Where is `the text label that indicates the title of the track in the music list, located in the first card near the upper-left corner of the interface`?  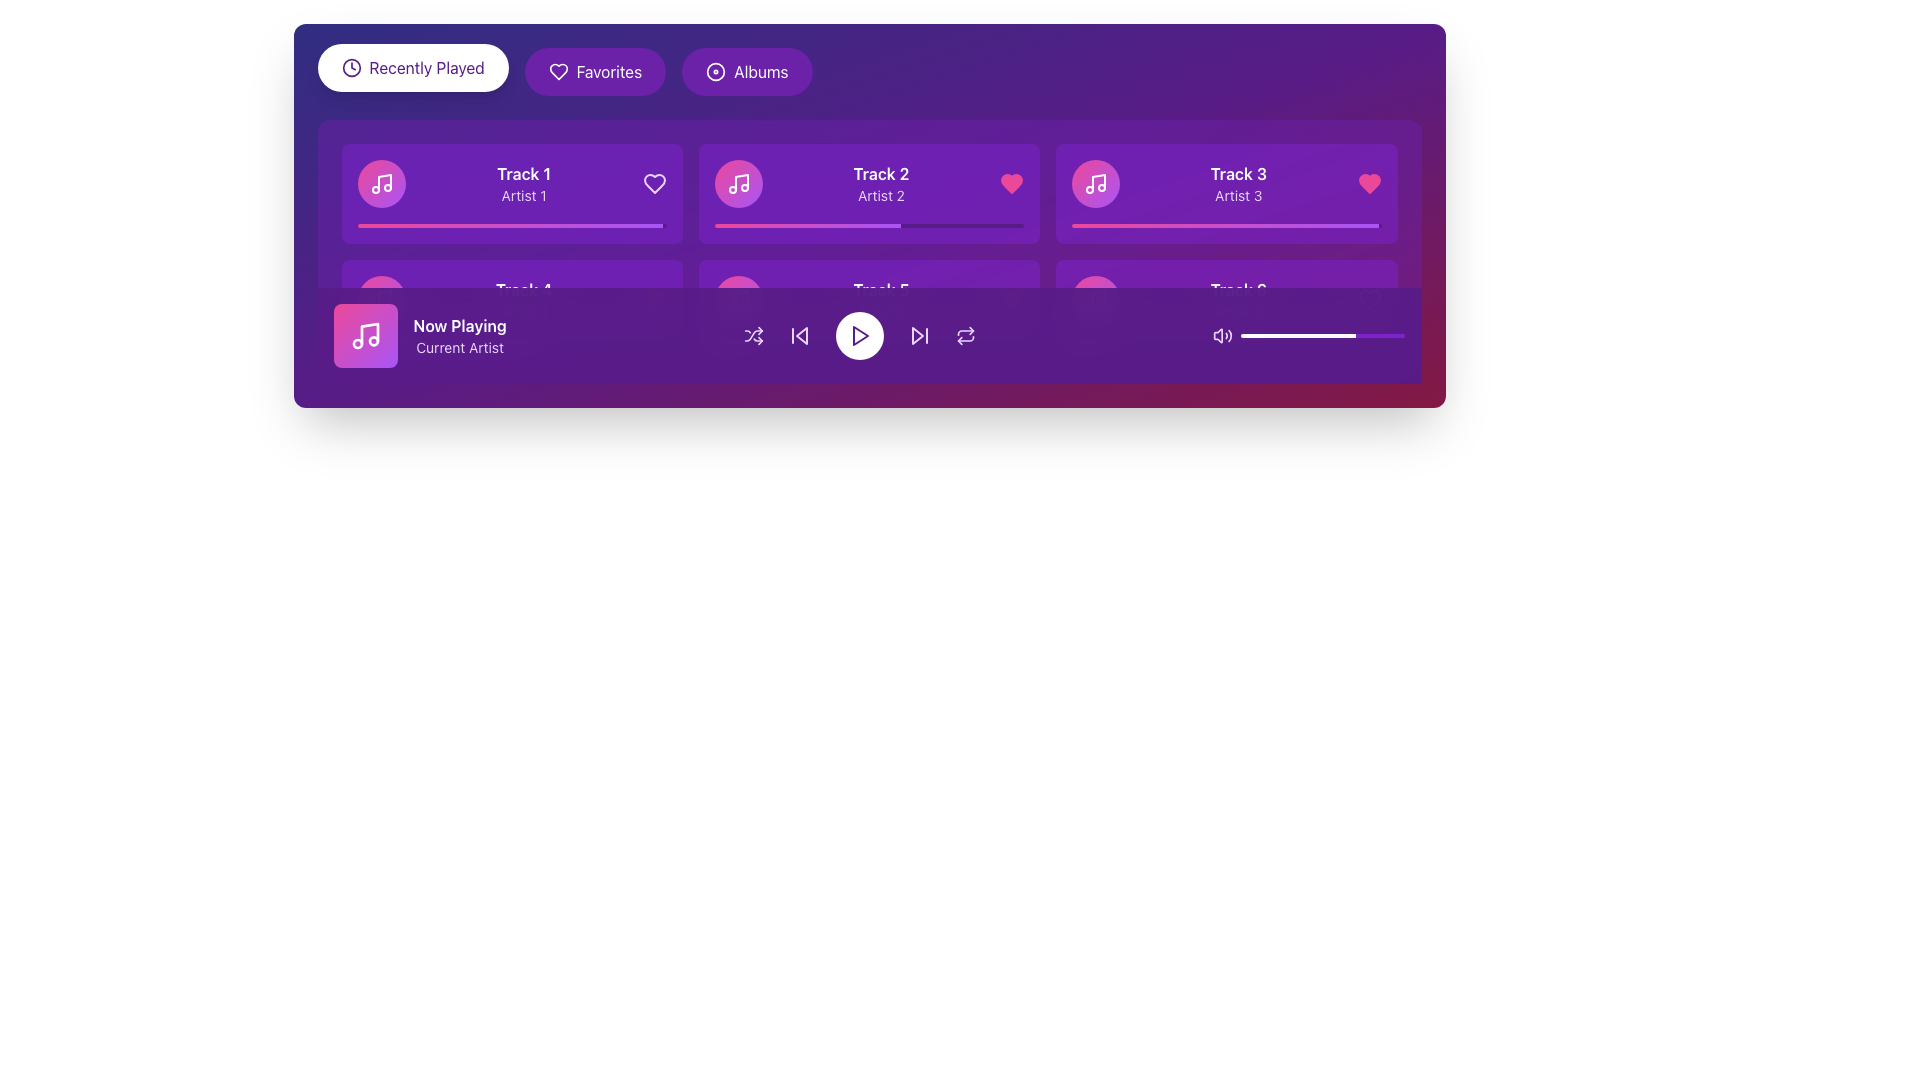
the text label that indicates the title of the track in the music list, located in the first card near the upper-left corner of the interface is located at coordinates (524, 172).